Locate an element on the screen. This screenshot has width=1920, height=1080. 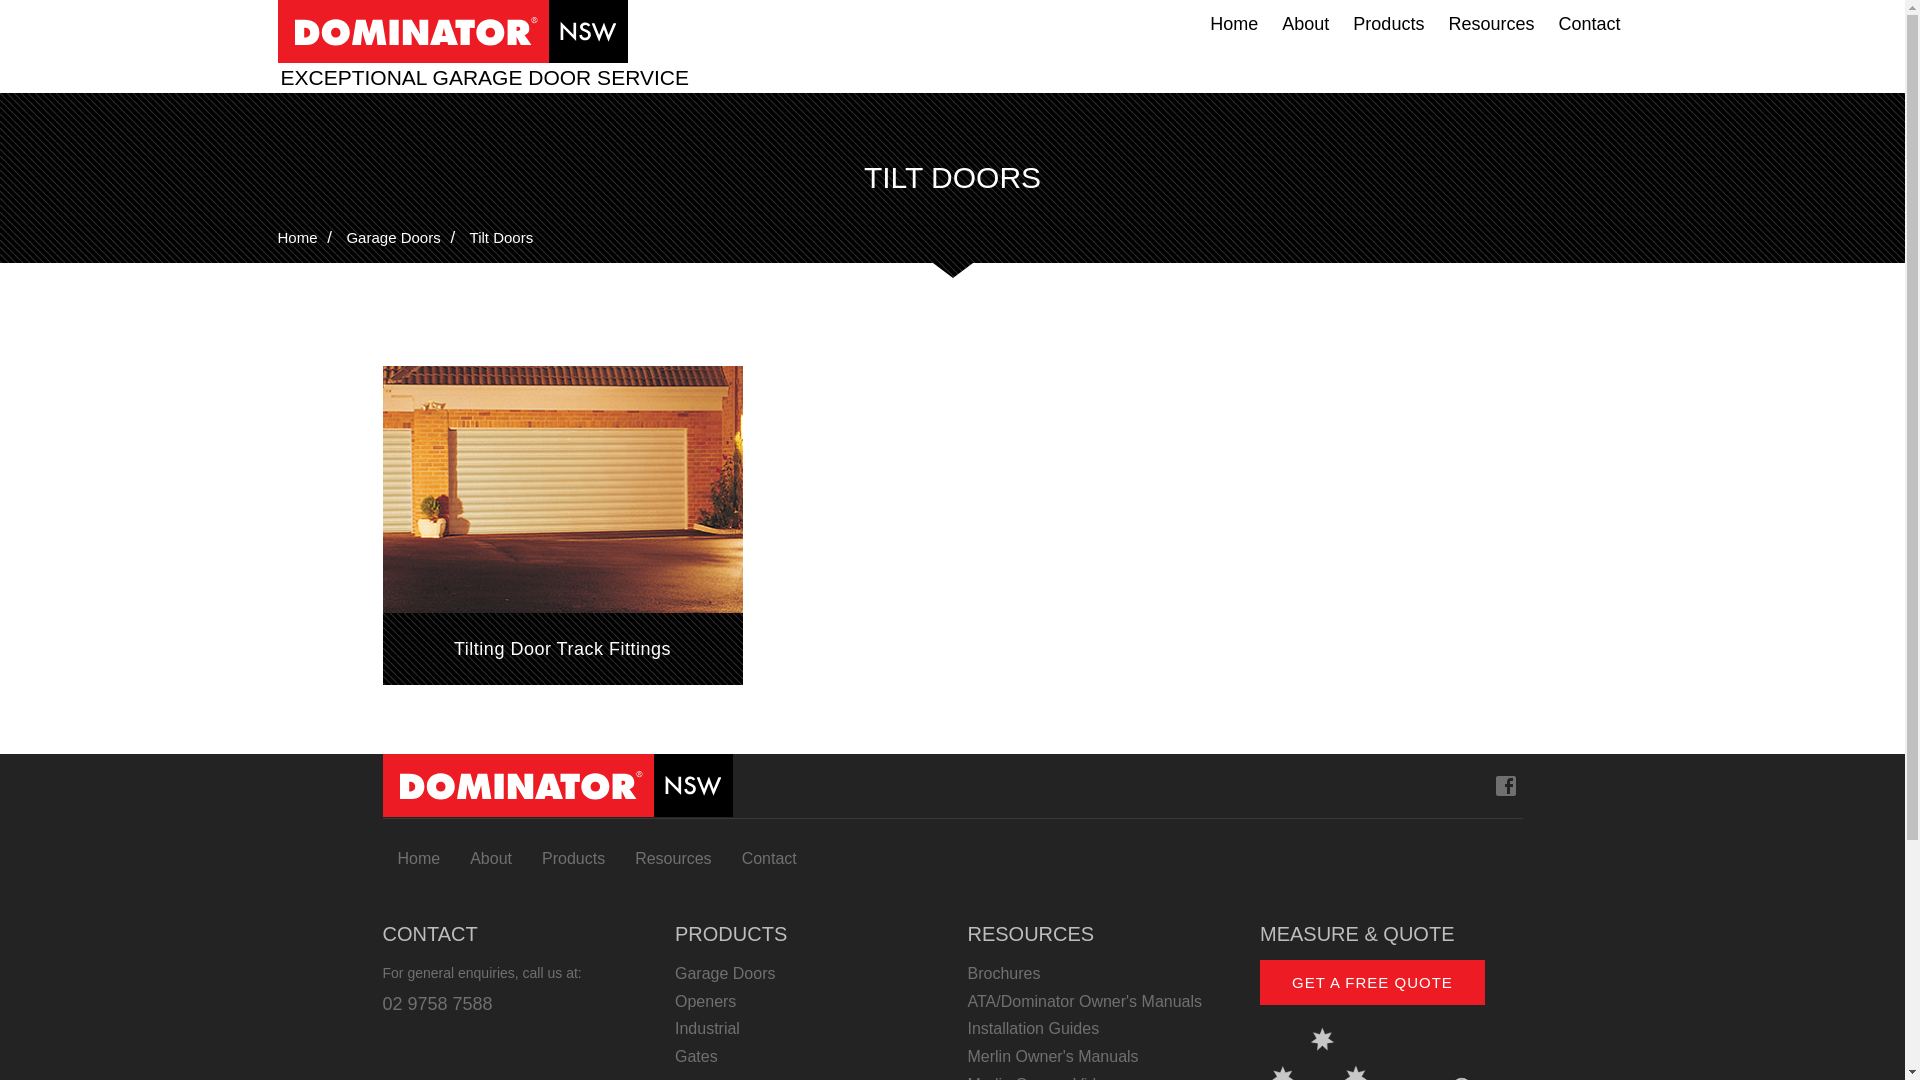
'About' is located at coordinates (490, 858).